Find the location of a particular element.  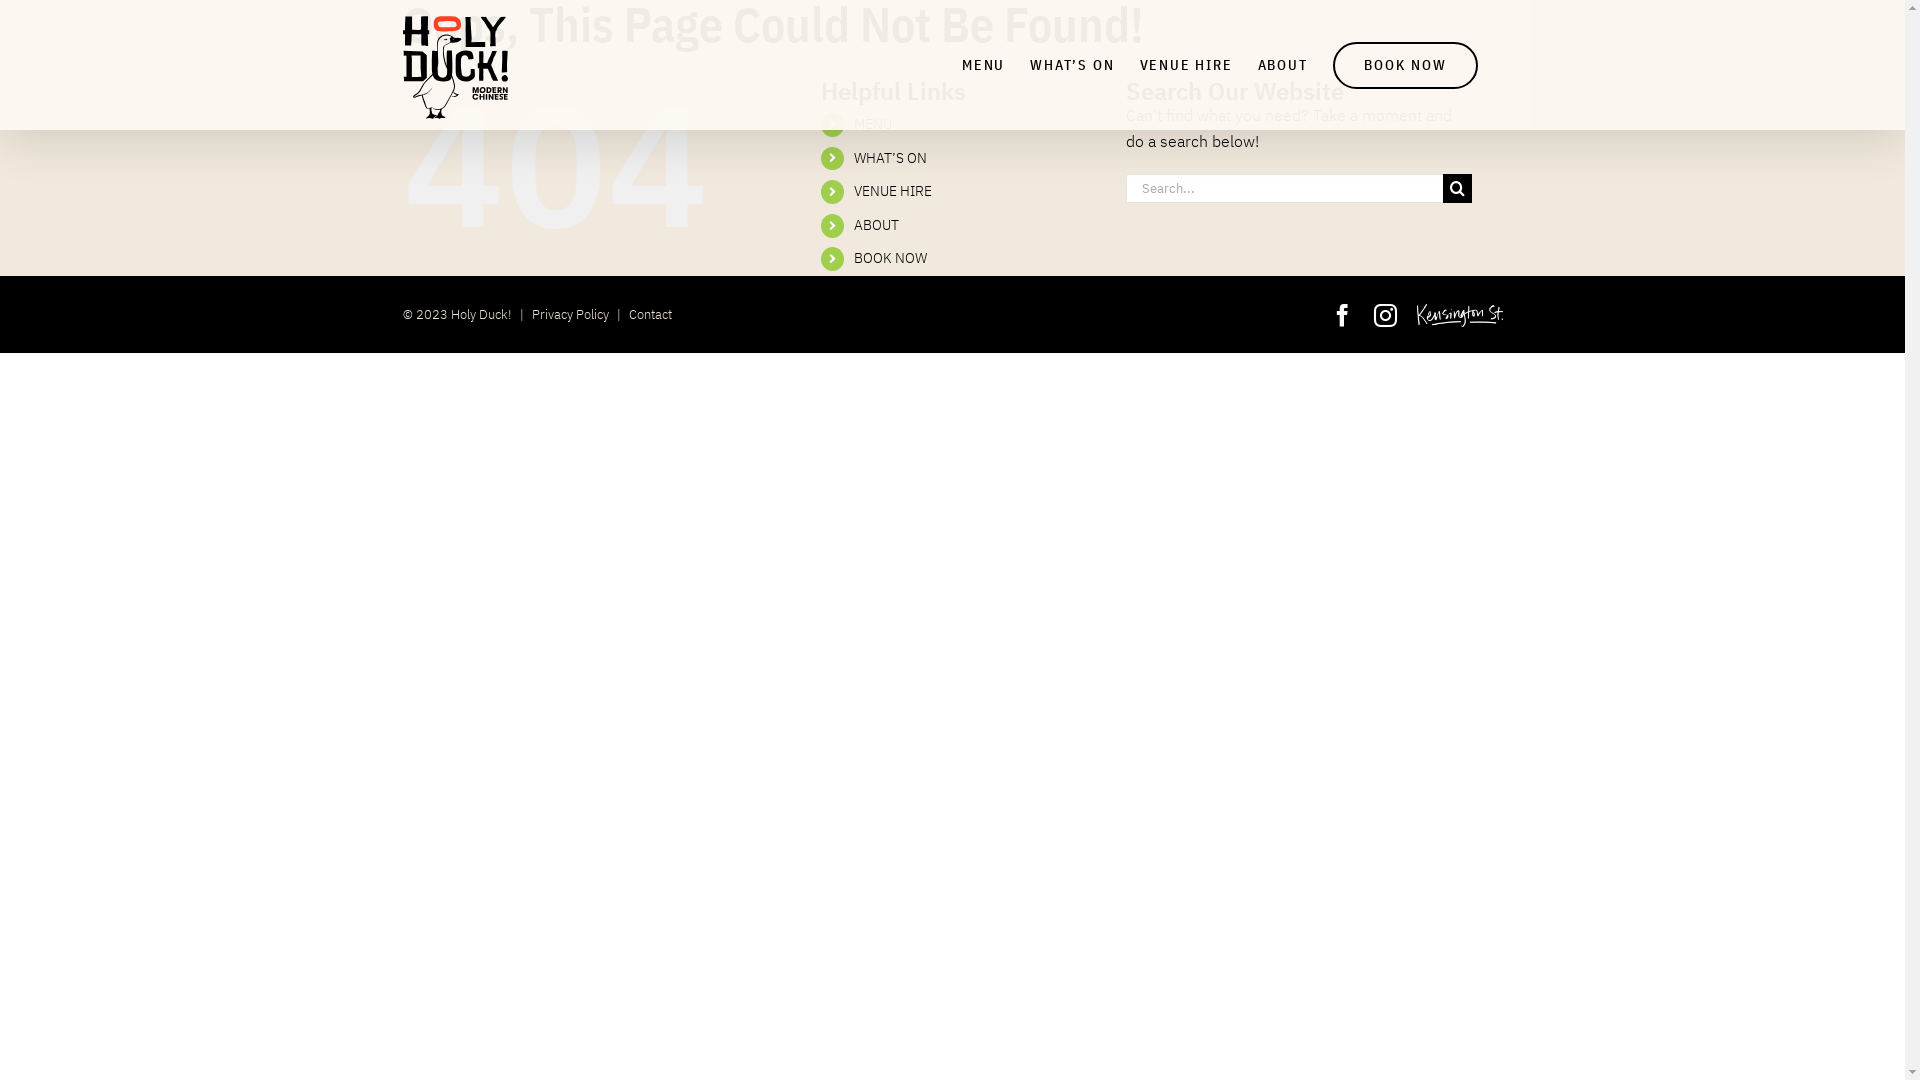

'Privacy Policy' is located at coordinates (532, 314).